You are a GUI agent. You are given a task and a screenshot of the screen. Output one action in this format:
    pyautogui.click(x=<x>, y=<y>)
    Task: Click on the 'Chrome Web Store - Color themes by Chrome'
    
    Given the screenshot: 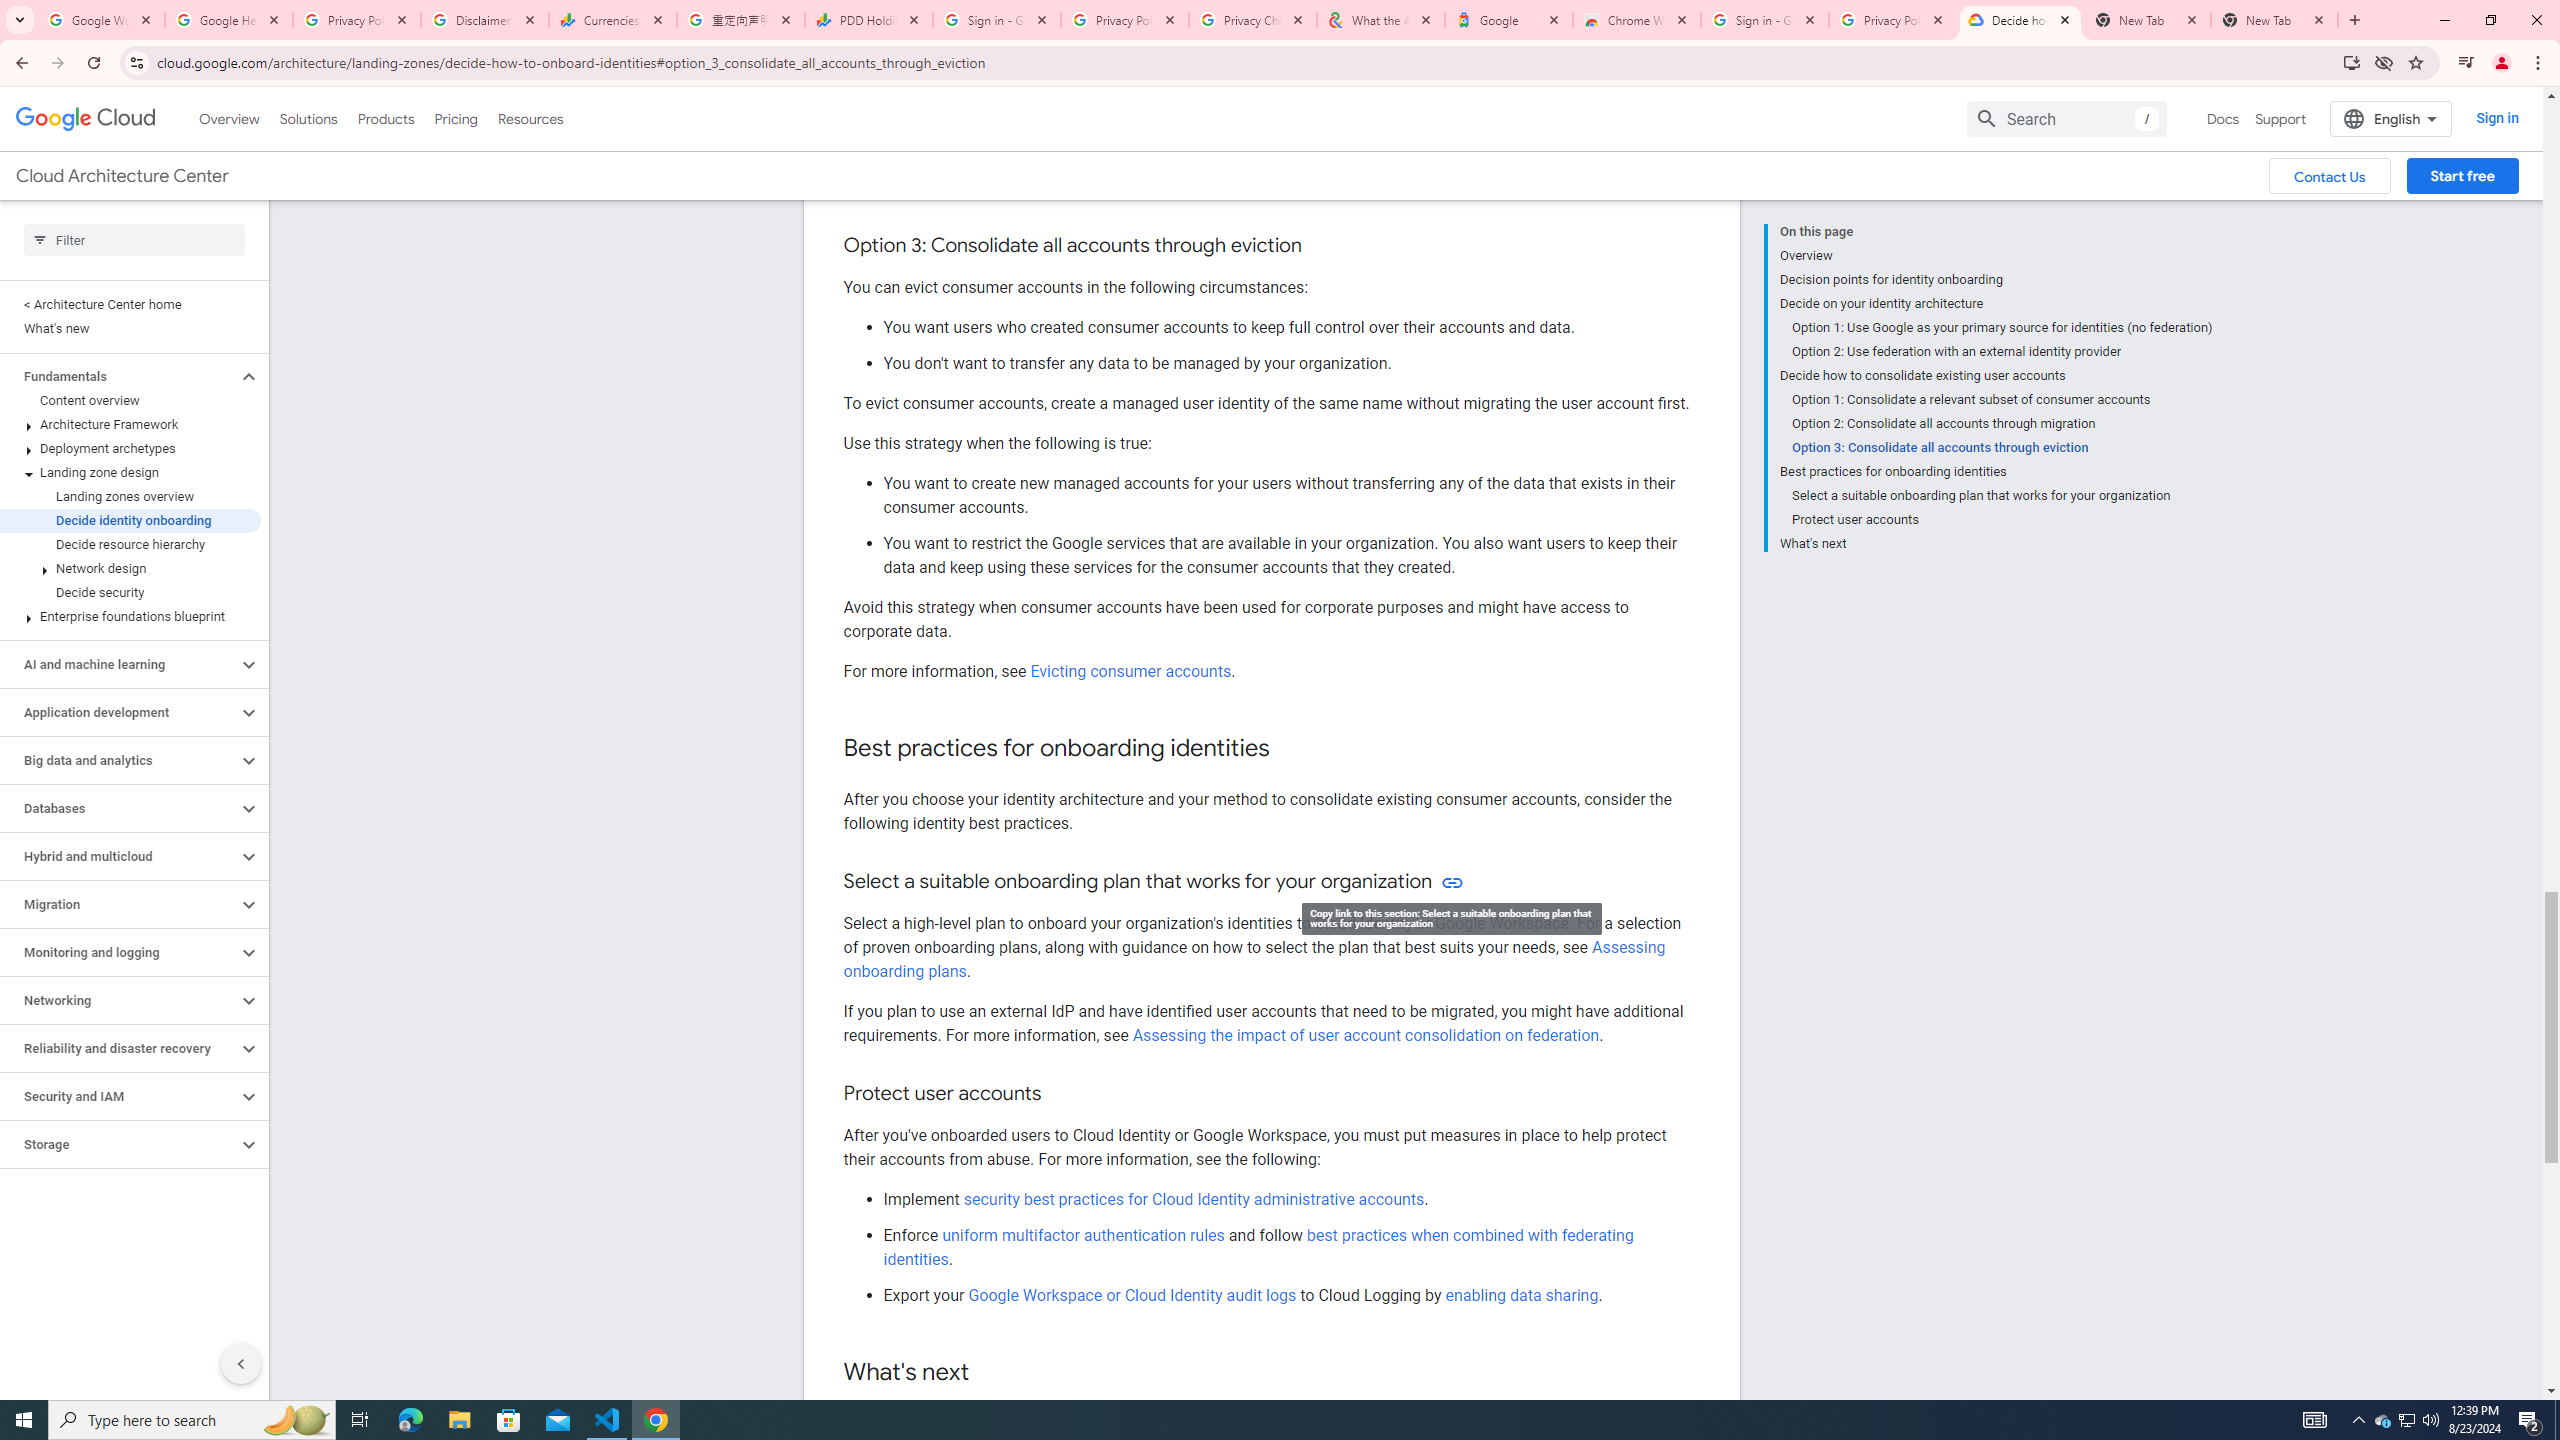 What is the action you would take?
    pyautogui.click(x=1636, y=19)
    